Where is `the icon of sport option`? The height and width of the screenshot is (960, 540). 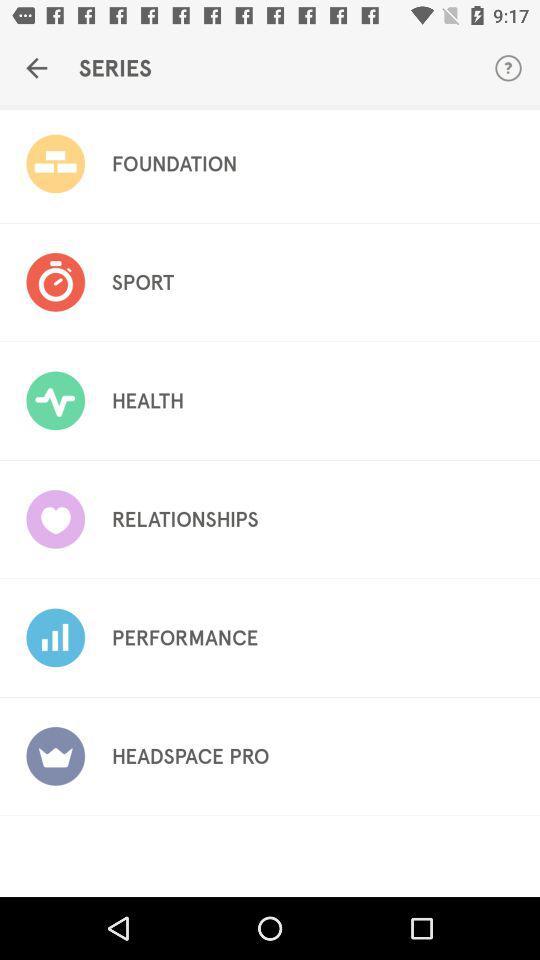
the icon of sport option is located at coordinates (55, 281).